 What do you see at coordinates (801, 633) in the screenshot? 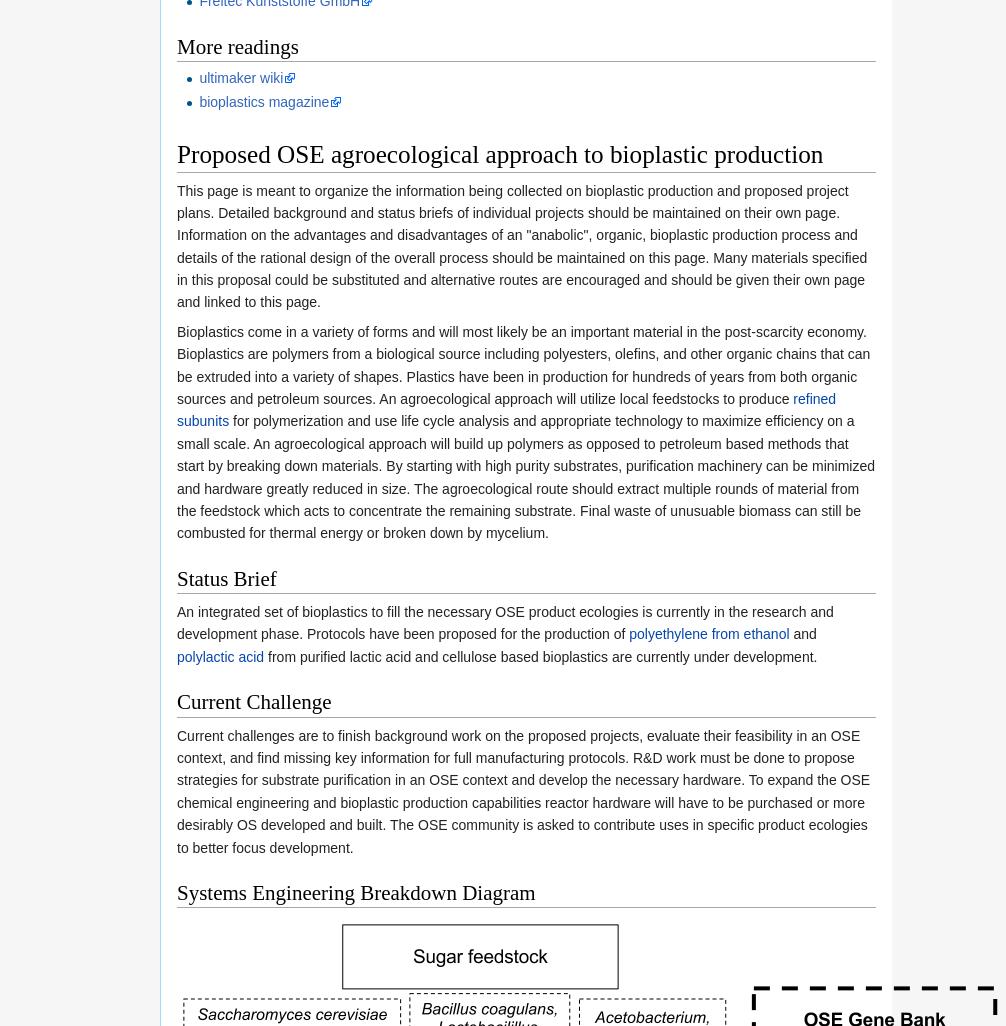
I see `'and'` at bounding box center [801, 633].